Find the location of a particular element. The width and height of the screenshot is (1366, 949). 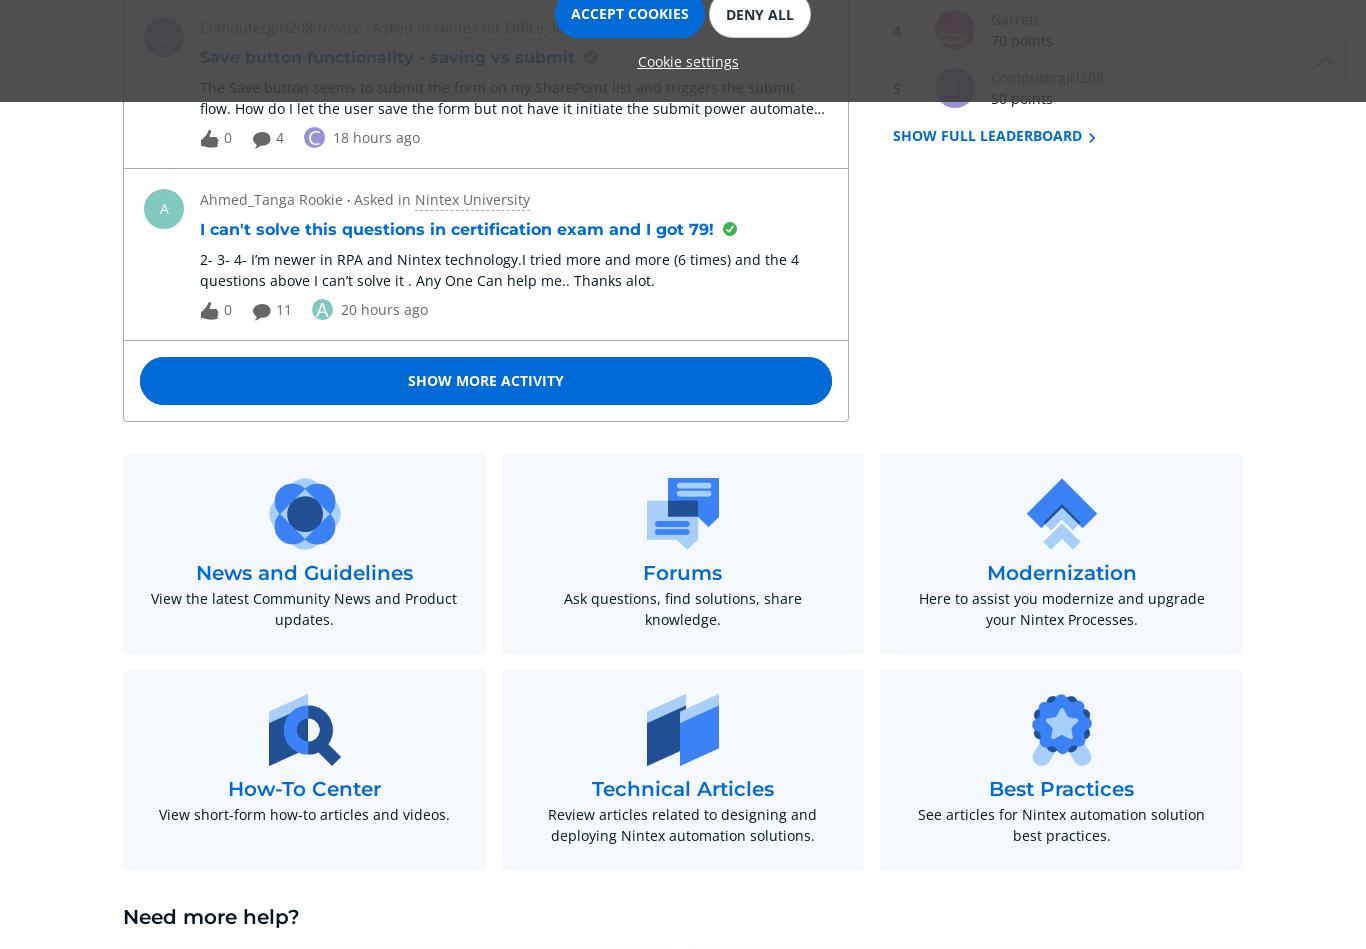

'11' is located at coordinates (283, 308).